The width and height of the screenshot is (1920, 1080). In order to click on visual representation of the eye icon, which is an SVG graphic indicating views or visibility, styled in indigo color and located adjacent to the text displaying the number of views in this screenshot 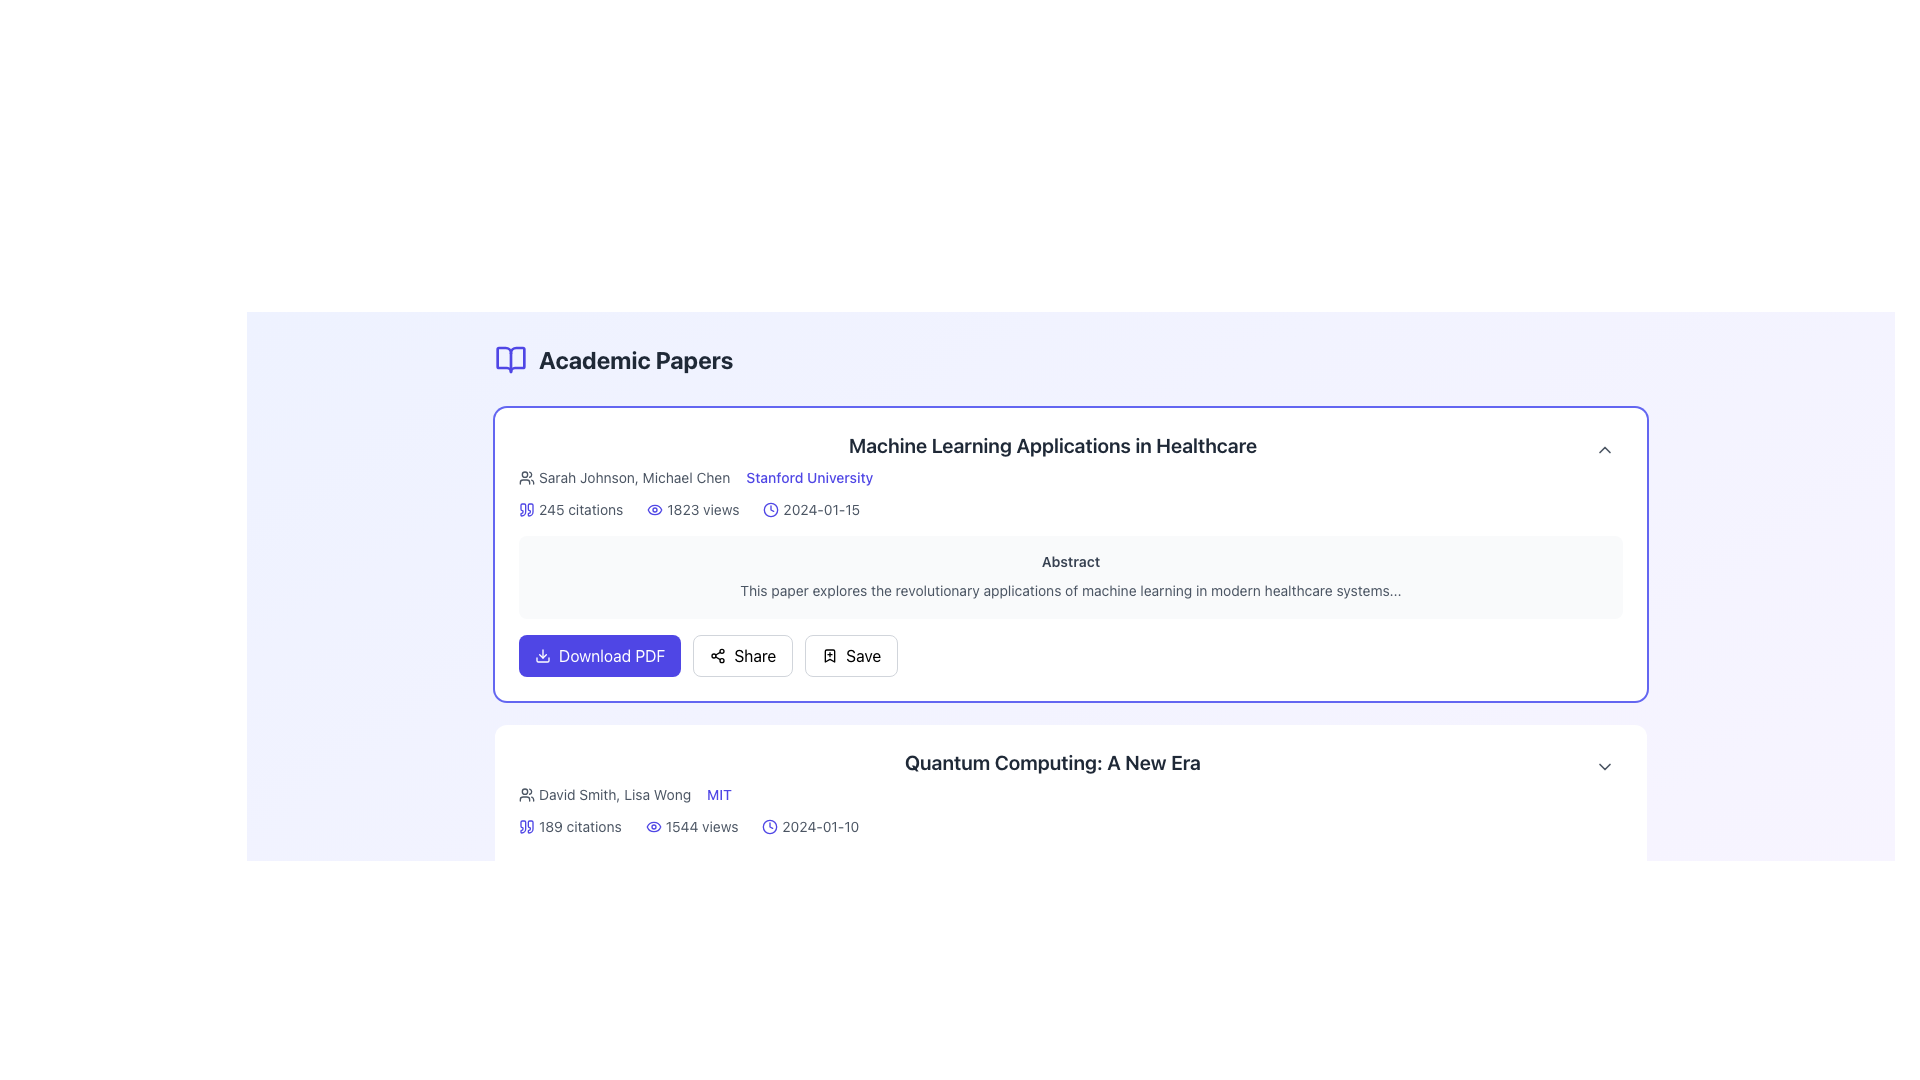, I will do `click(652, 1002)`.